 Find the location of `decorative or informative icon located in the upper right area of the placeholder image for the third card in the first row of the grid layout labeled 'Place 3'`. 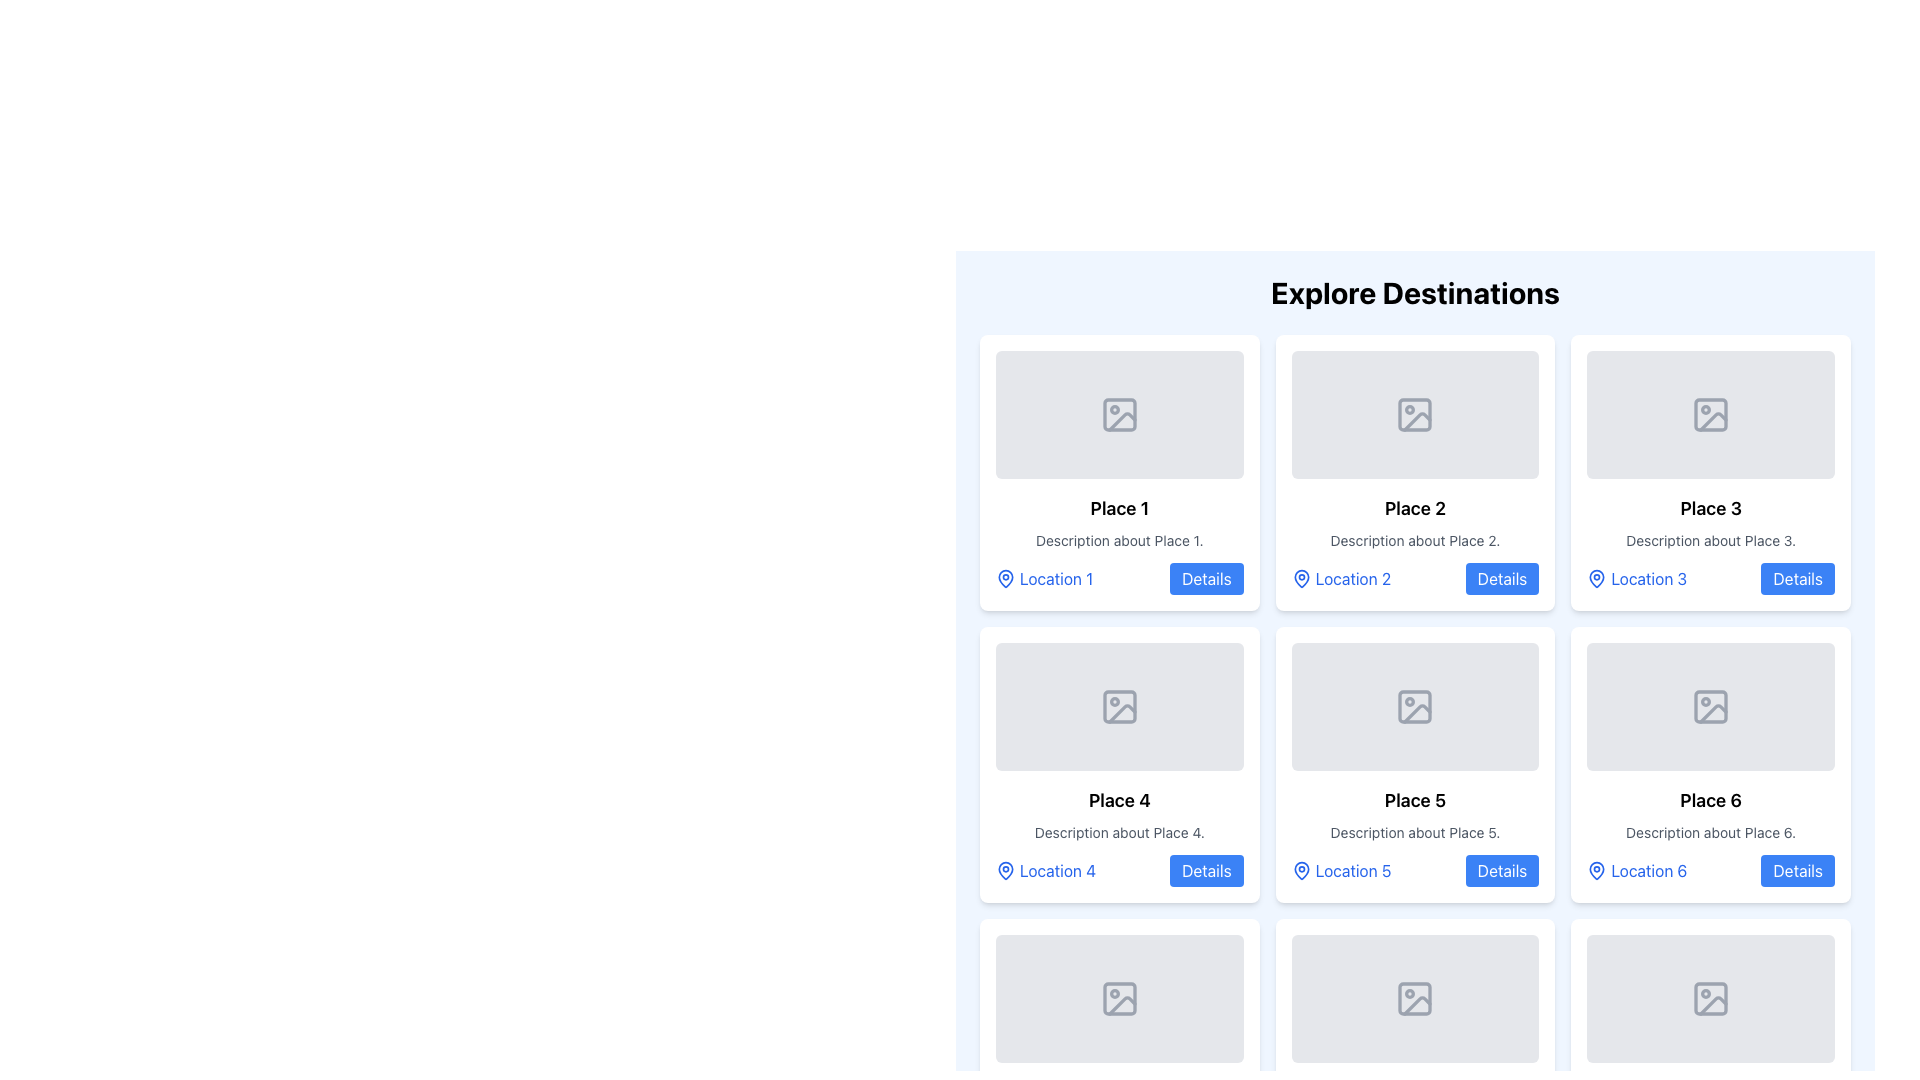

decorative or informative icon located in the upper right area of the placeholder image for the third card in the first row of the grid layout labeled 'Place 3' is located at coordinates (1712, 420).